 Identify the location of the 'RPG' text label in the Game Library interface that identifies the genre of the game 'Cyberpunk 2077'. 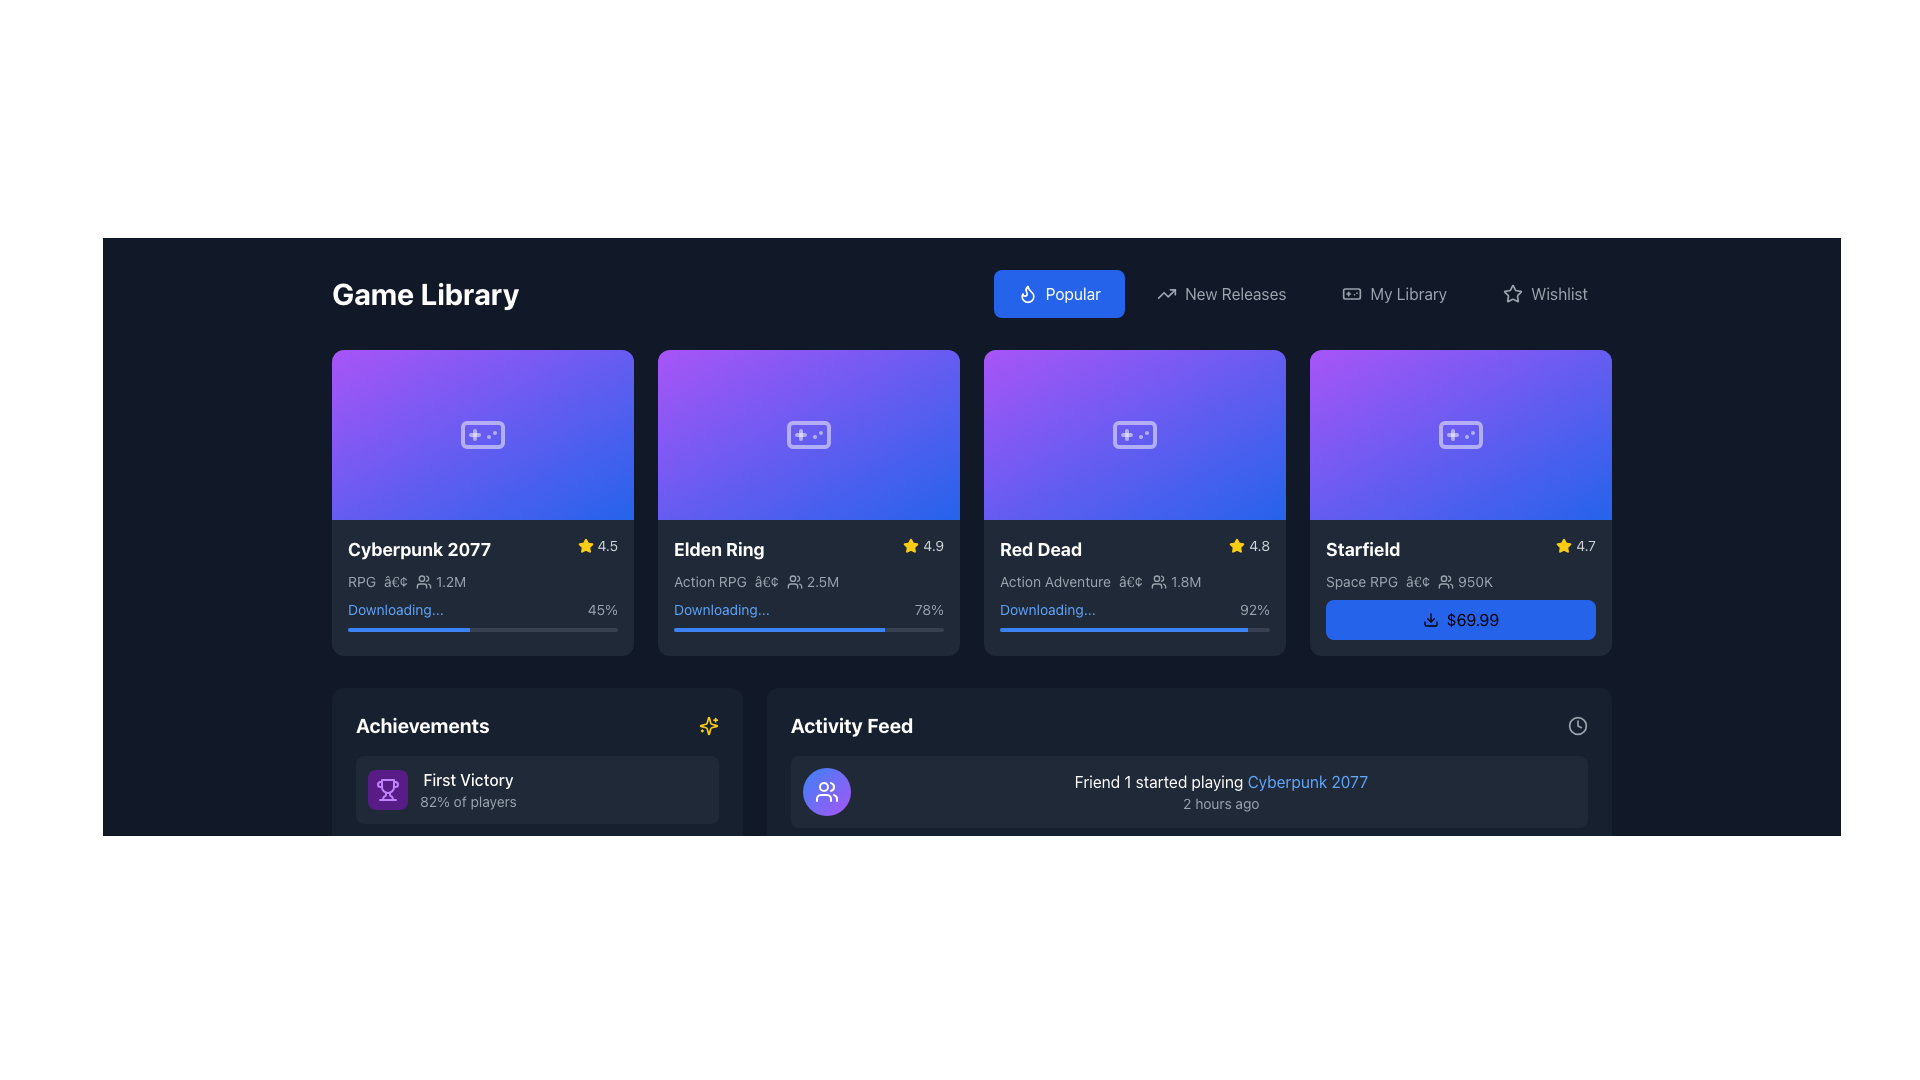
(362, 581).